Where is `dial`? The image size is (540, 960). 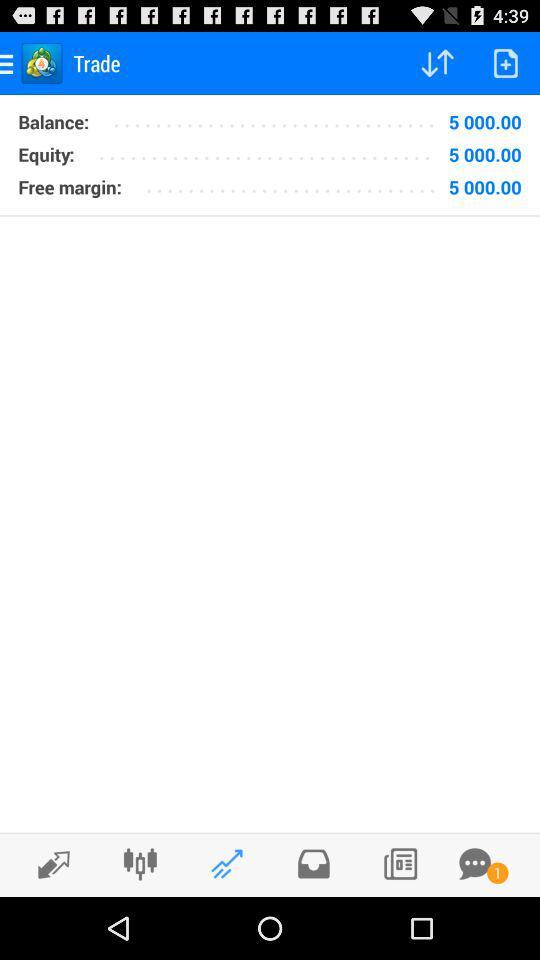 dial is located at coordinates (400, 863).